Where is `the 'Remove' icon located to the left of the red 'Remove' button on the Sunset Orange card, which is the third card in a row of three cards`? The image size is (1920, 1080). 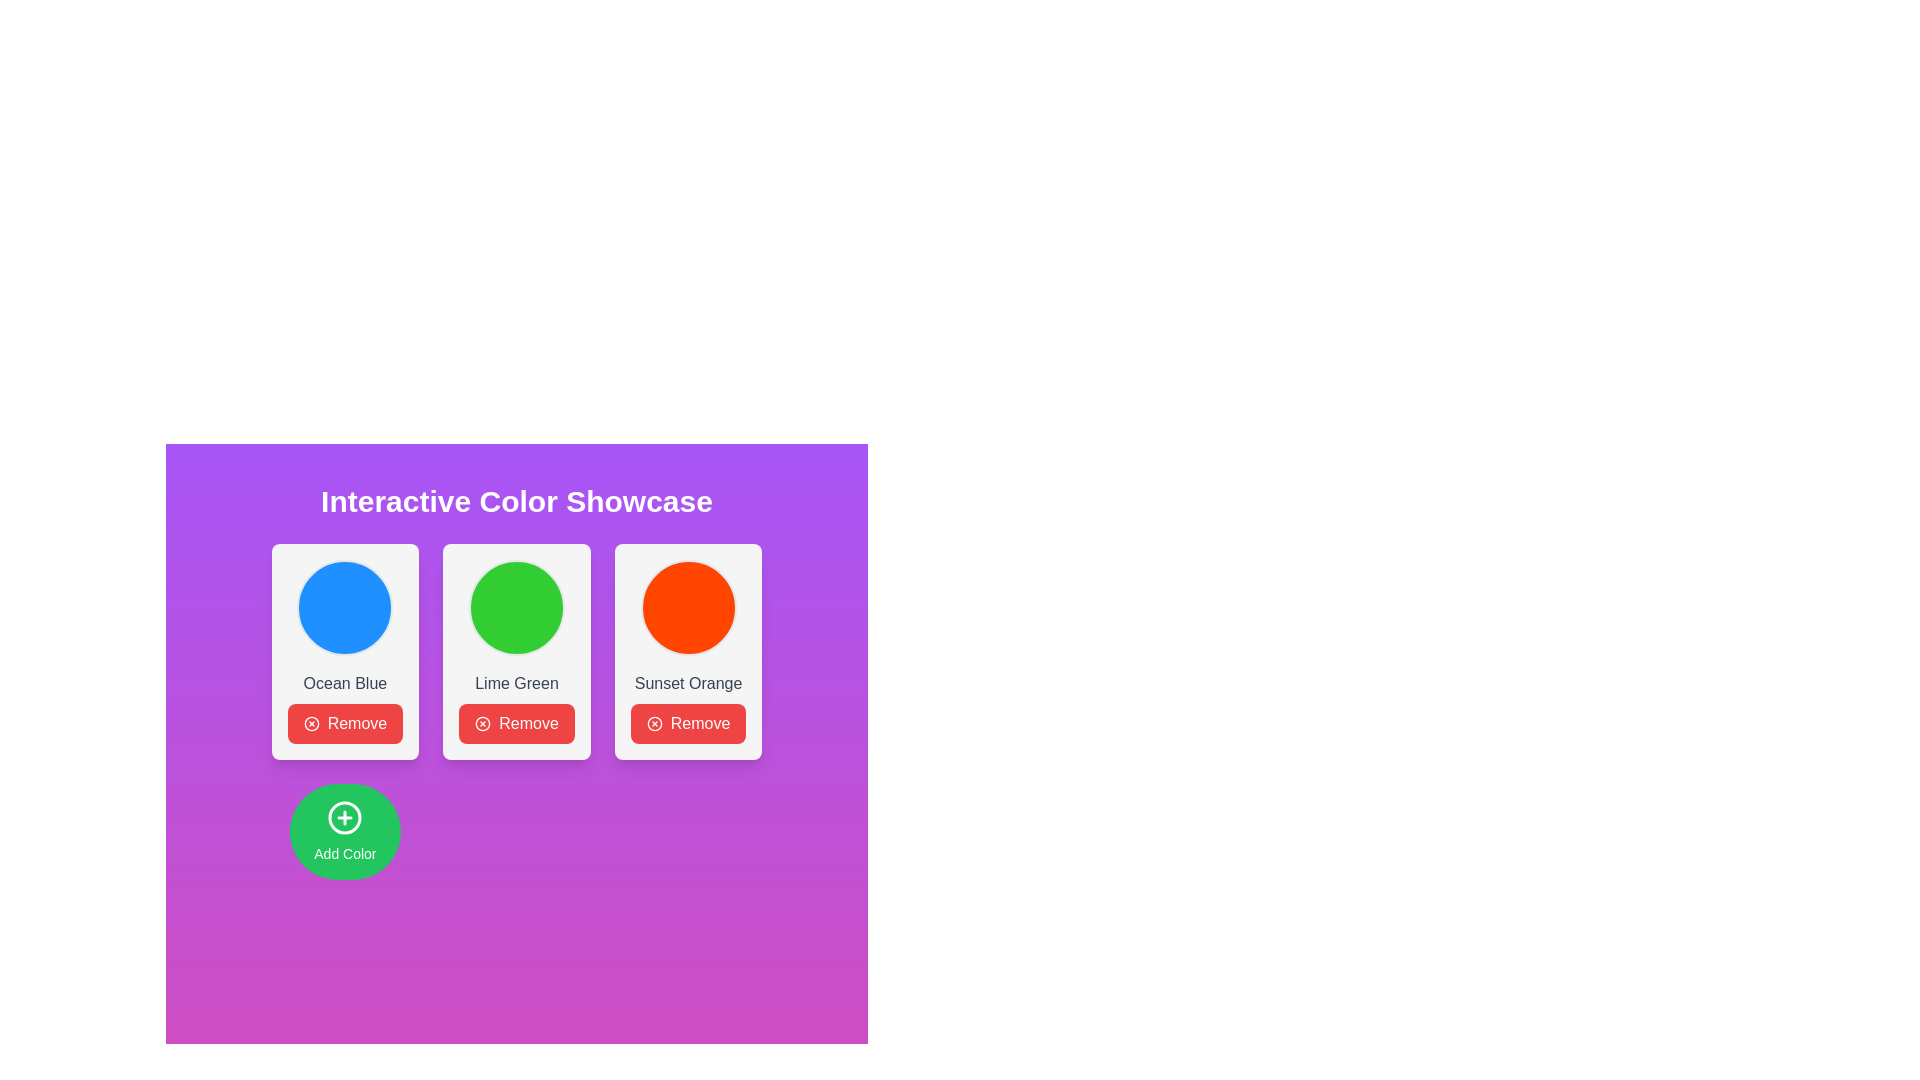
the 'Remove' icon located to the left of the red 'Remove' button on the Sunset Orange card, which is the third card in a row of three cards is located at coordinates (310, 724).